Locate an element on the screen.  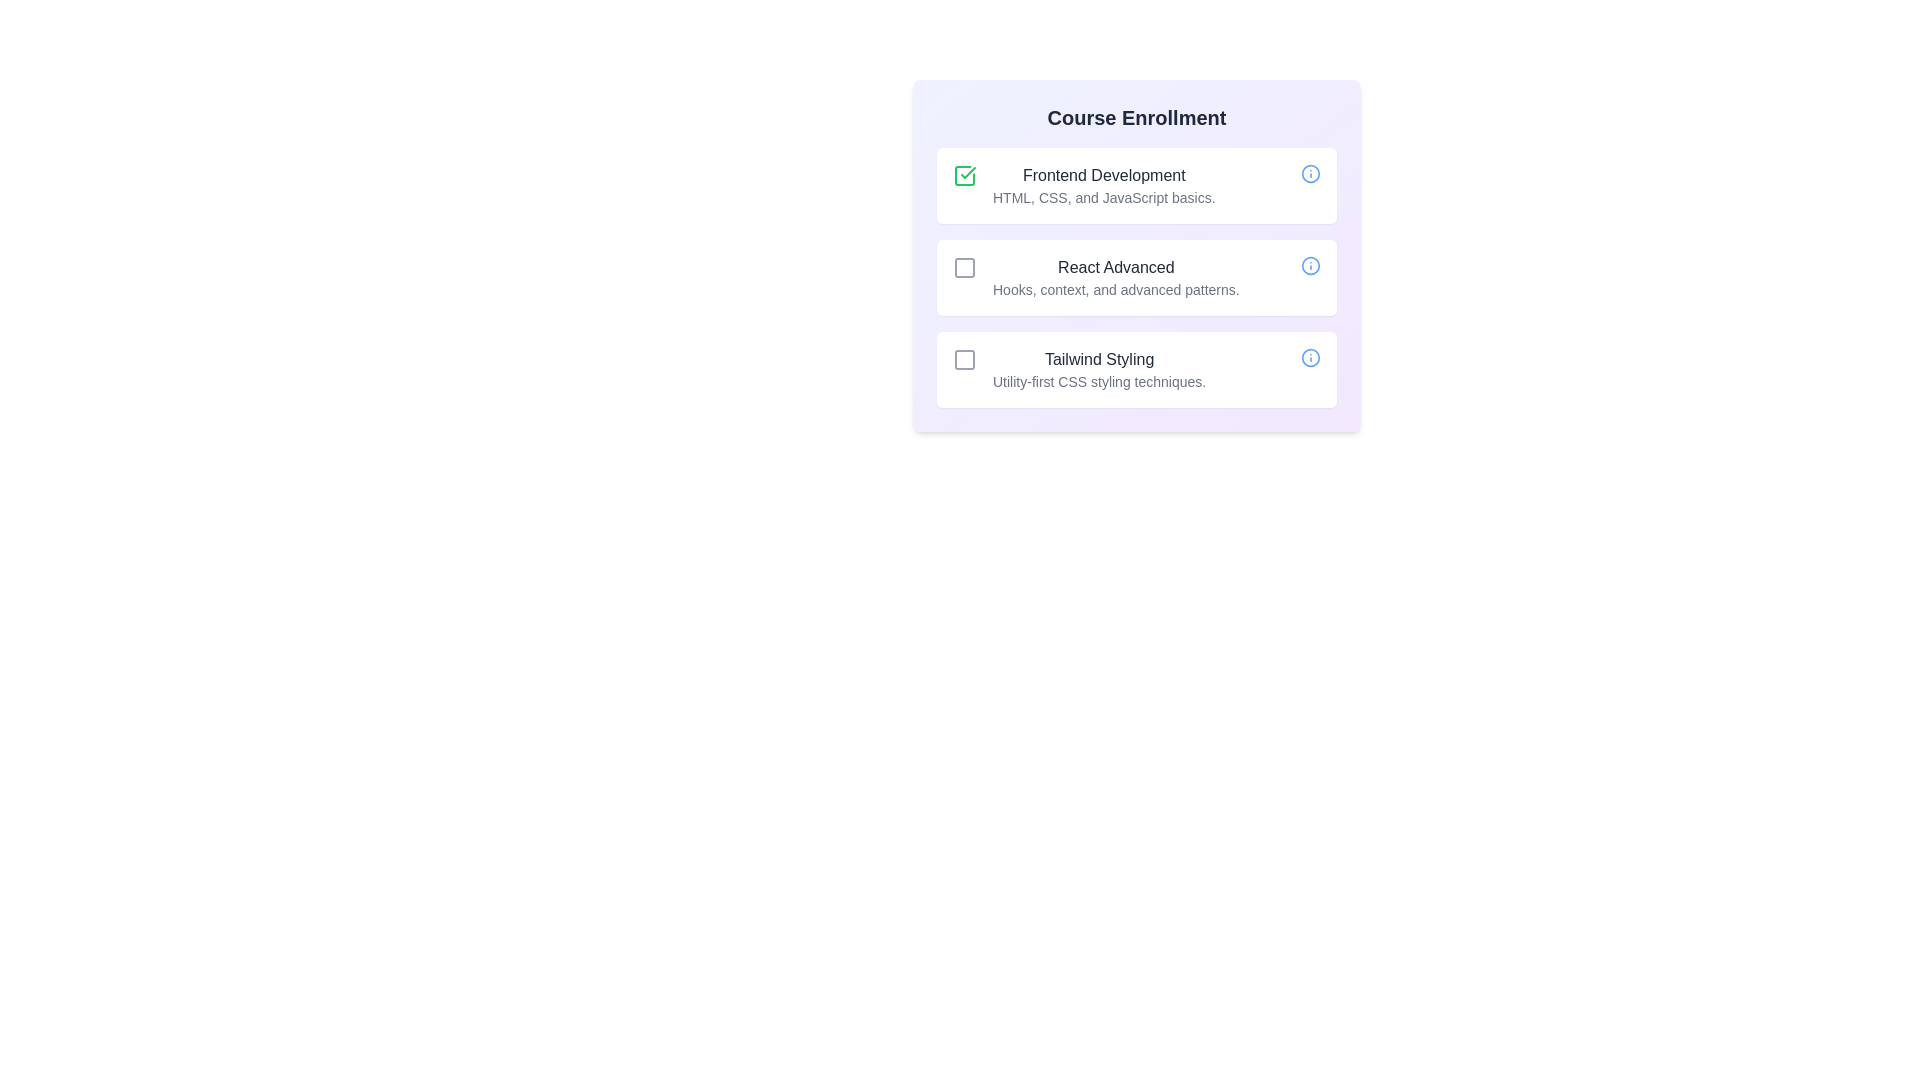
the blue circular SVG graphic element that is part of the icon aligned with the 'React Advanced' entry in the list is located at coordinates (1310, 265).